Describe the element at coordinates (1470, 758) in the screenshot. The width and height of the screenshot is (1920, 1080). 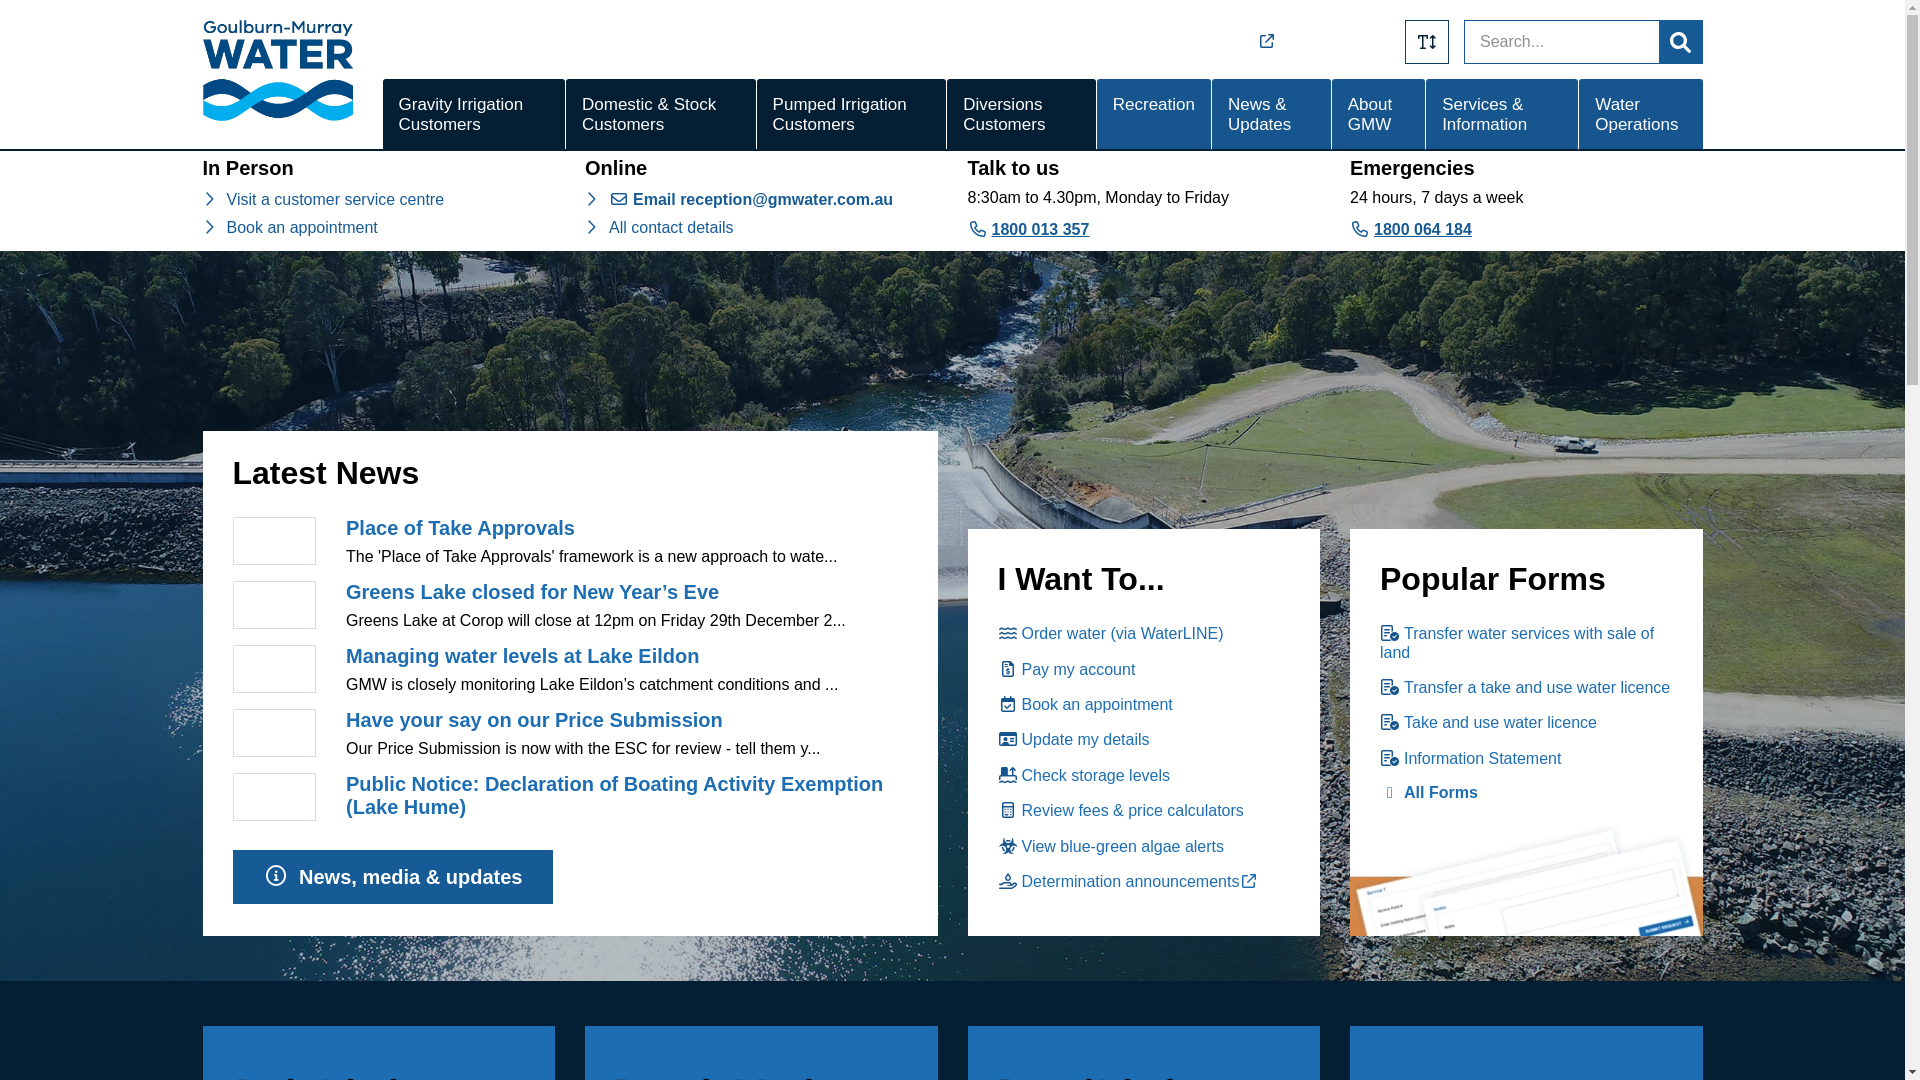
I see `'Information Statement'` at that location.